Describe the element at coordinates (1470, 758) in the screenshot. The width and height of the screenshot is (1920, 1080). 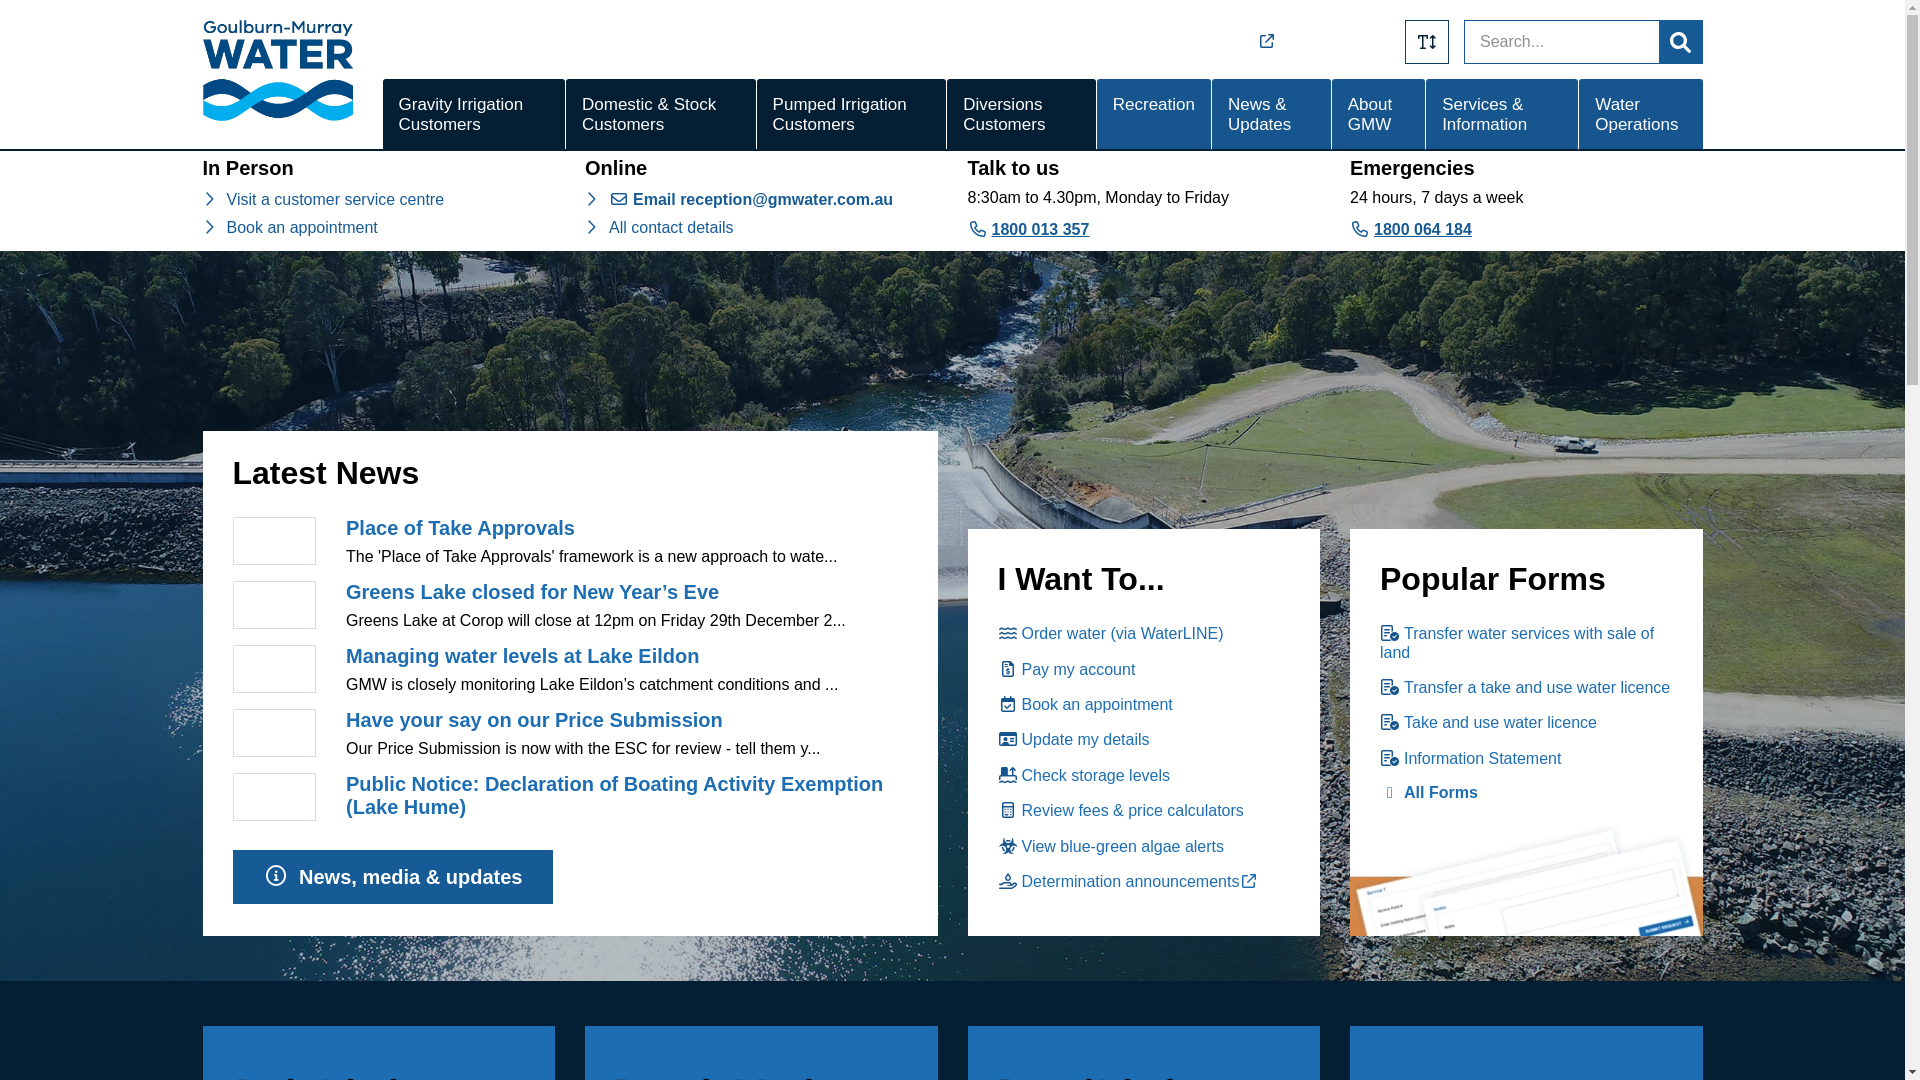
I see `'Information Statement'` at that location.